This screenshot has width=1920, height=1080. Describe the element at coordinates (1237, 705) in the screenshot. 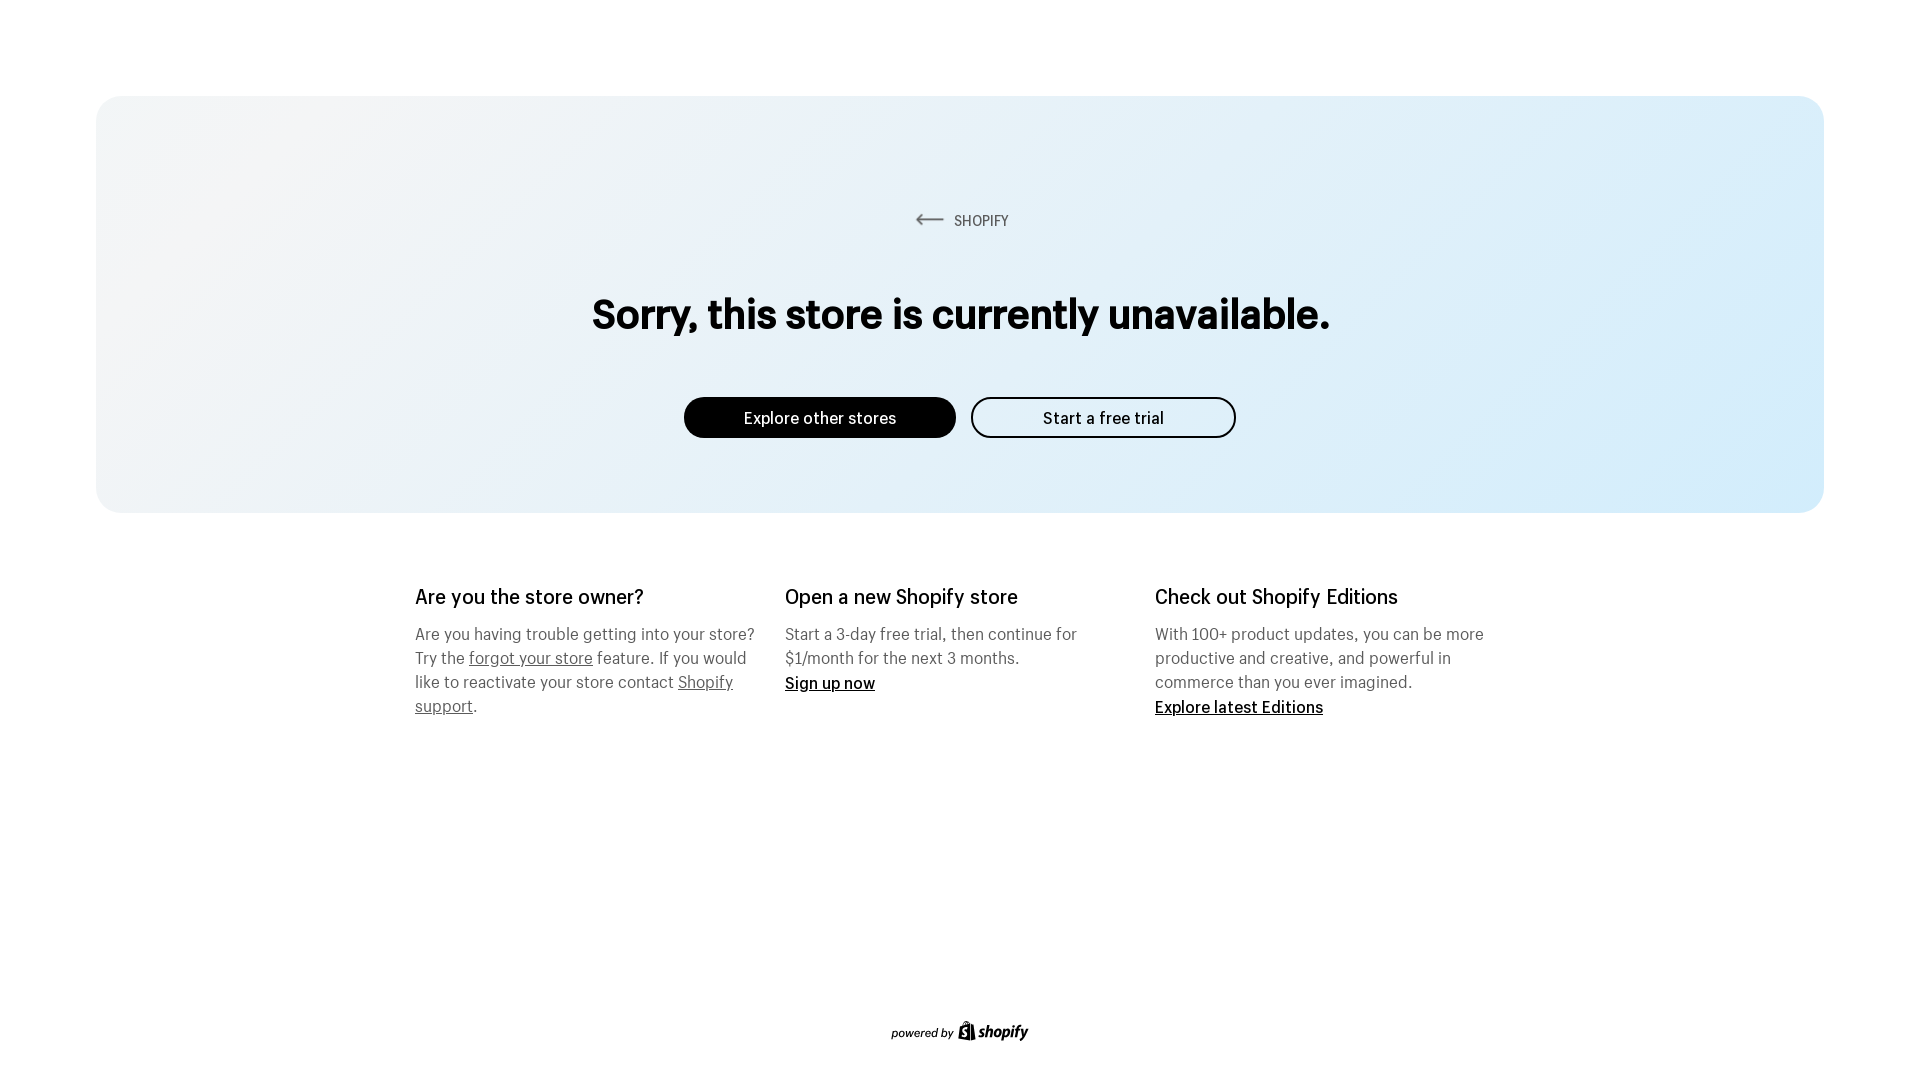

I see `'Explore latest Editions'` at that location.